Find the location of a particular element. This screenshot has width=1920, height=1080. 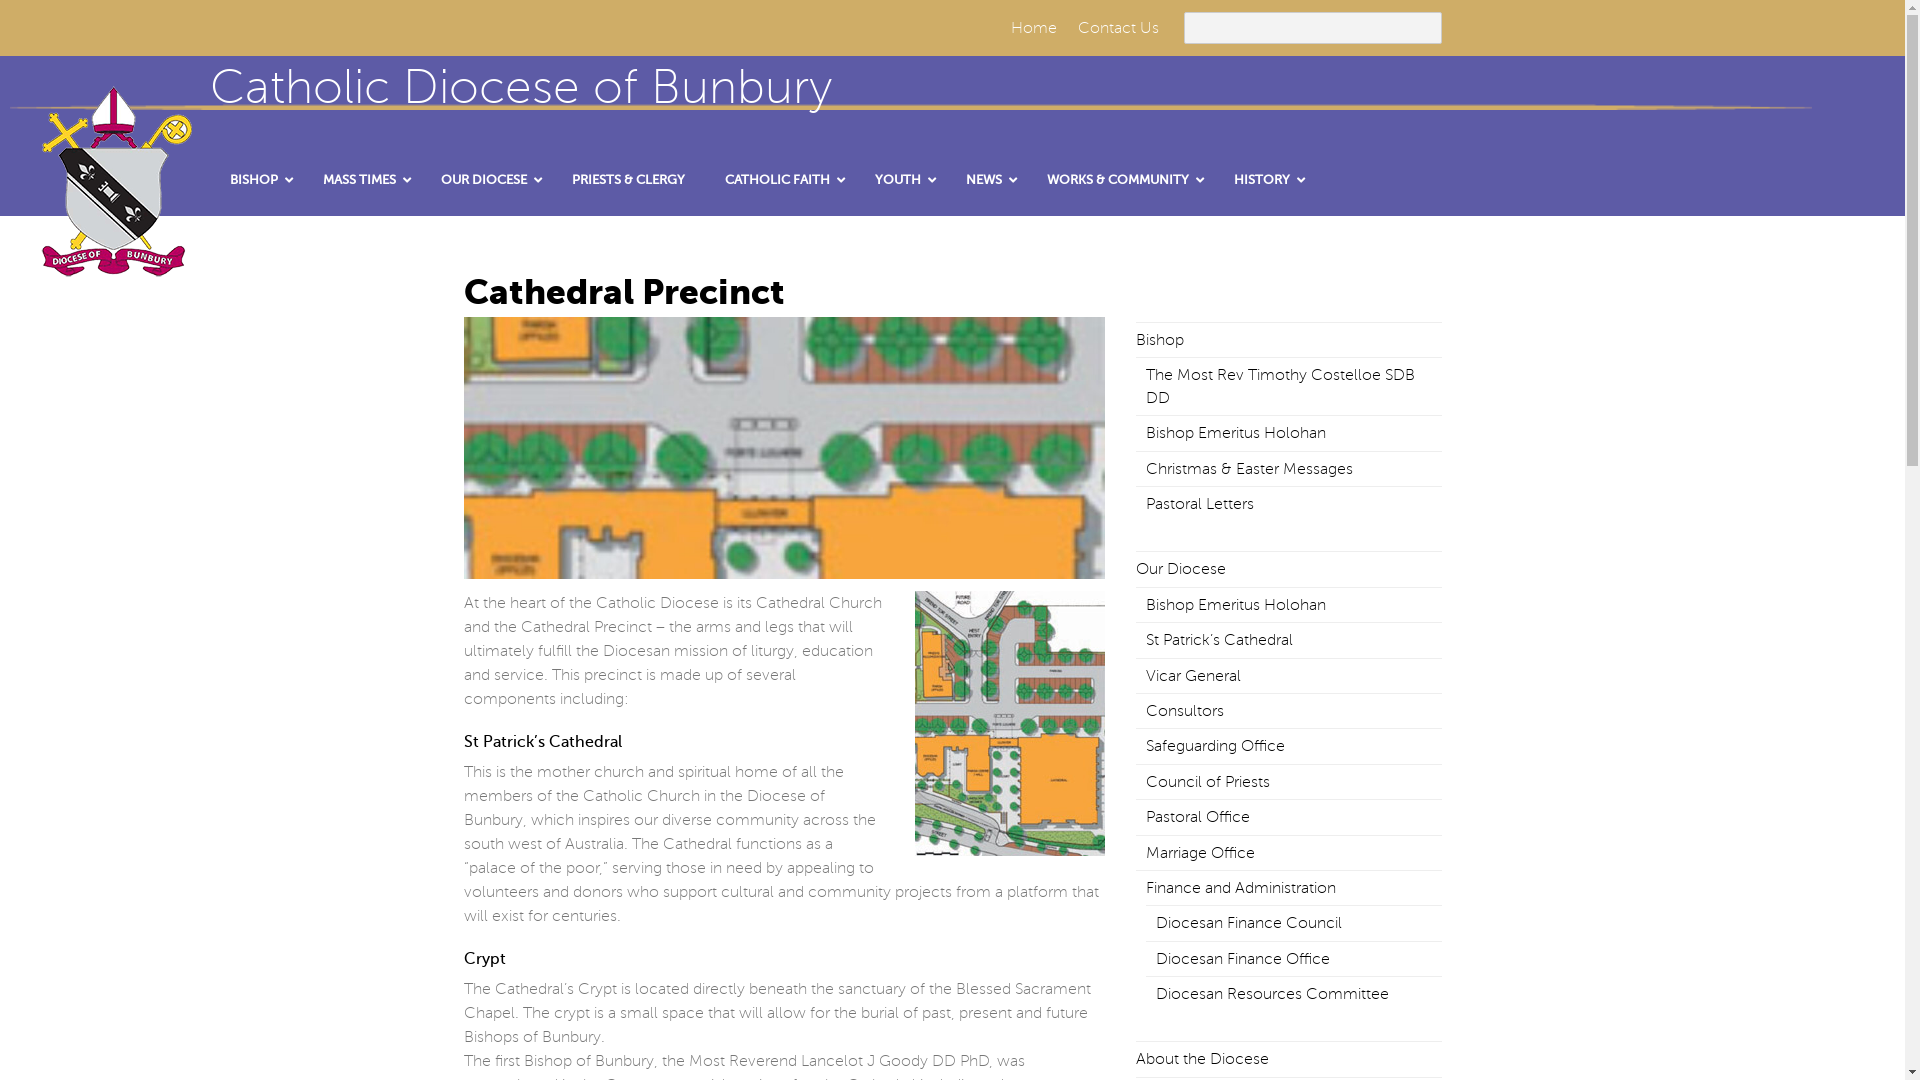

'About the Diocese' is located at coordinates (1201, 1058).